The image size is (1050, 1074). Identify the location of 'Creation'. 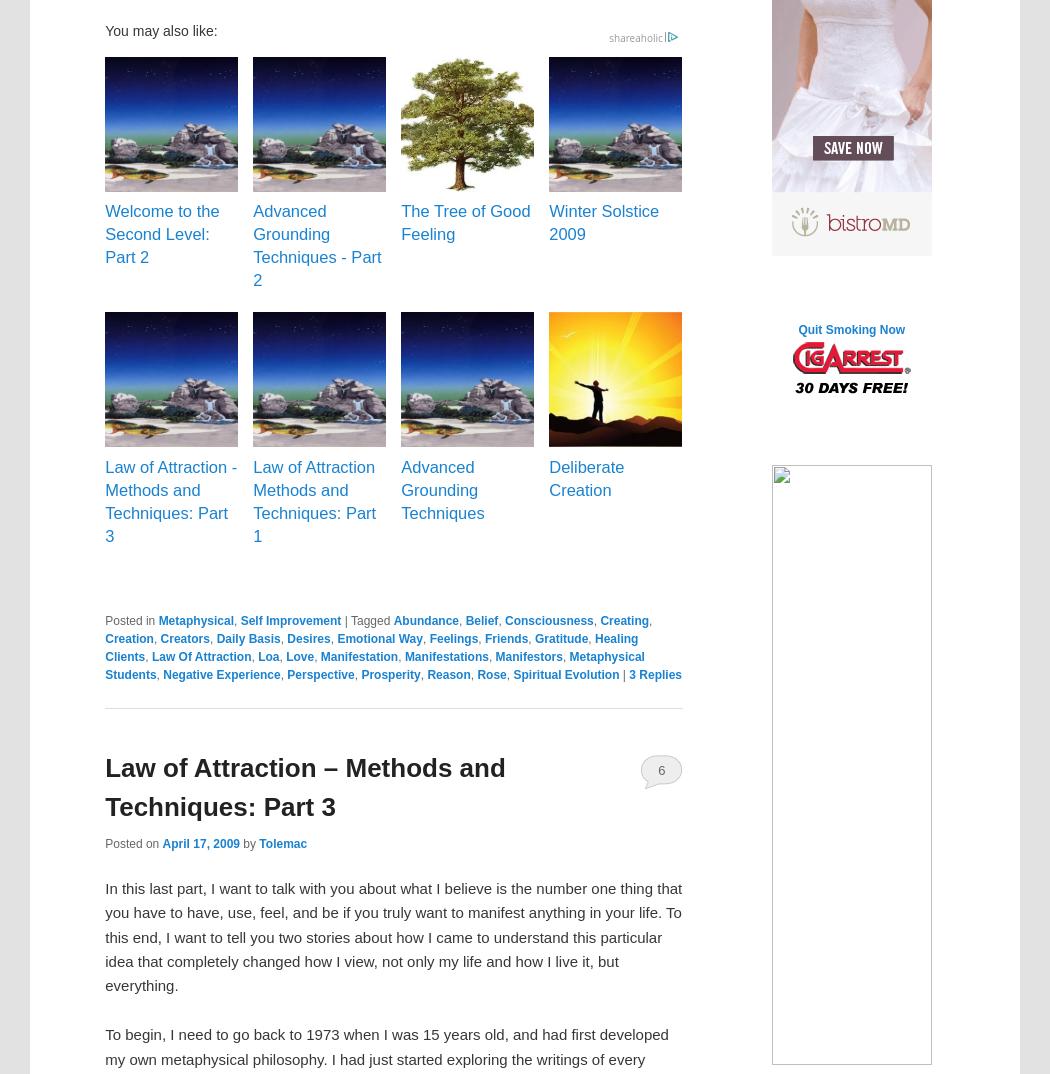
(128, 639).